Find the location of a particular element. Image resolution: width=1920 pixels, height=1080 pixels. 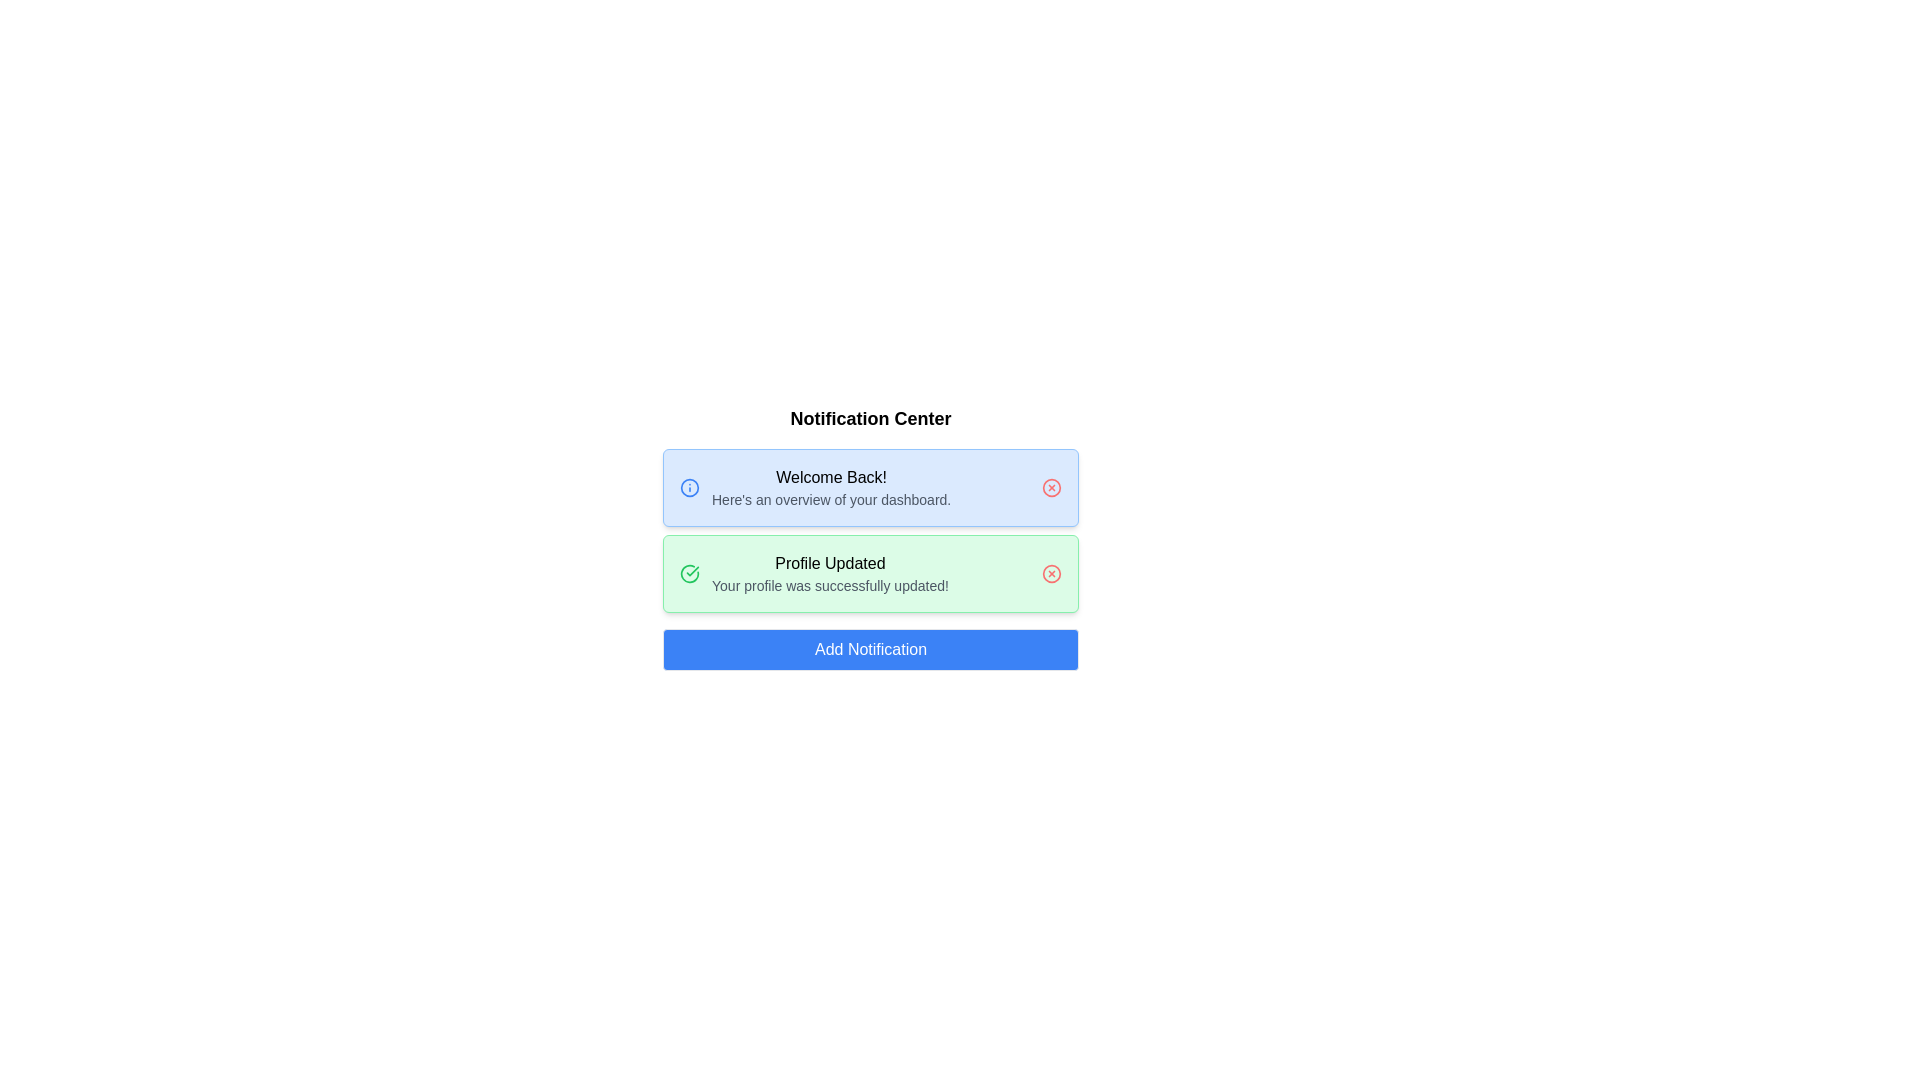

contents of the notification detail message located below the 'Profile Updated' title in the light green notification card is located at coordinates (830, 585).